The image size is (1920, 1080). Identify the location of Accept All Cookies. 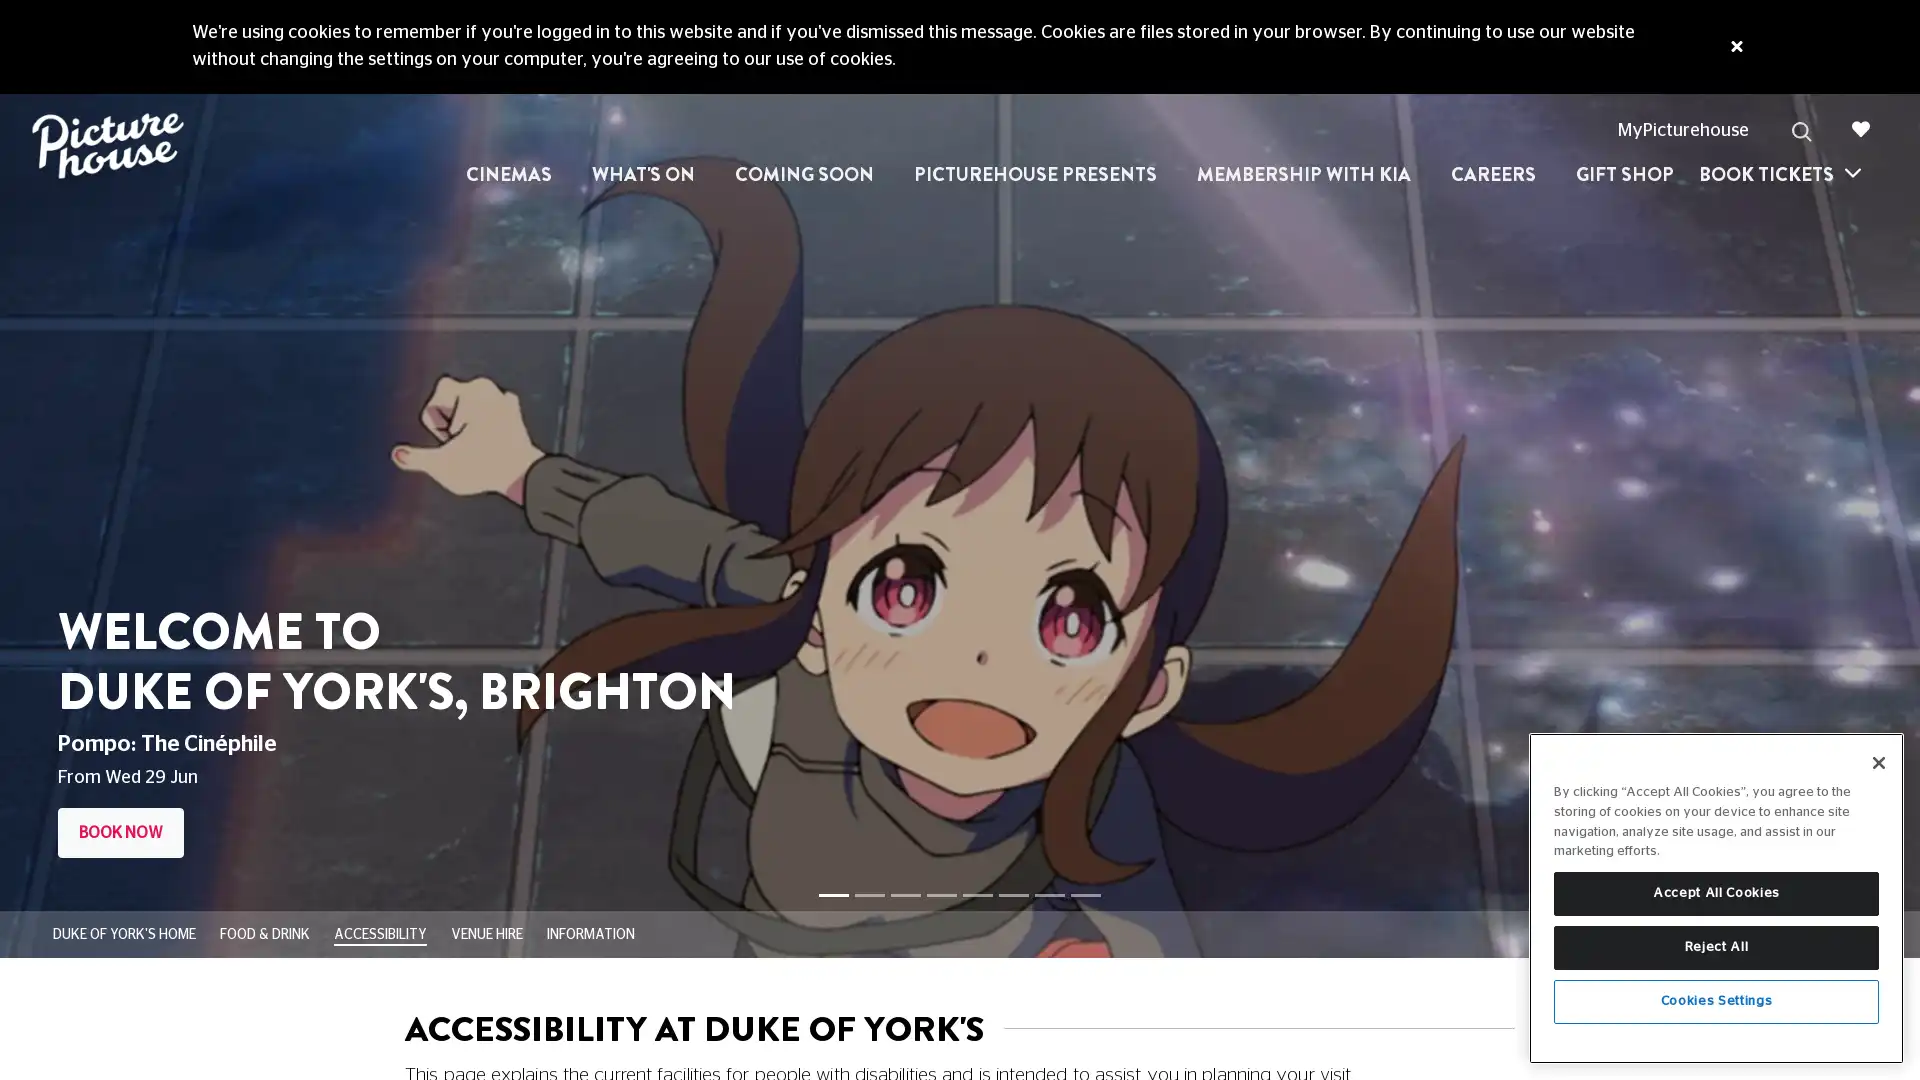
(1715, 893).